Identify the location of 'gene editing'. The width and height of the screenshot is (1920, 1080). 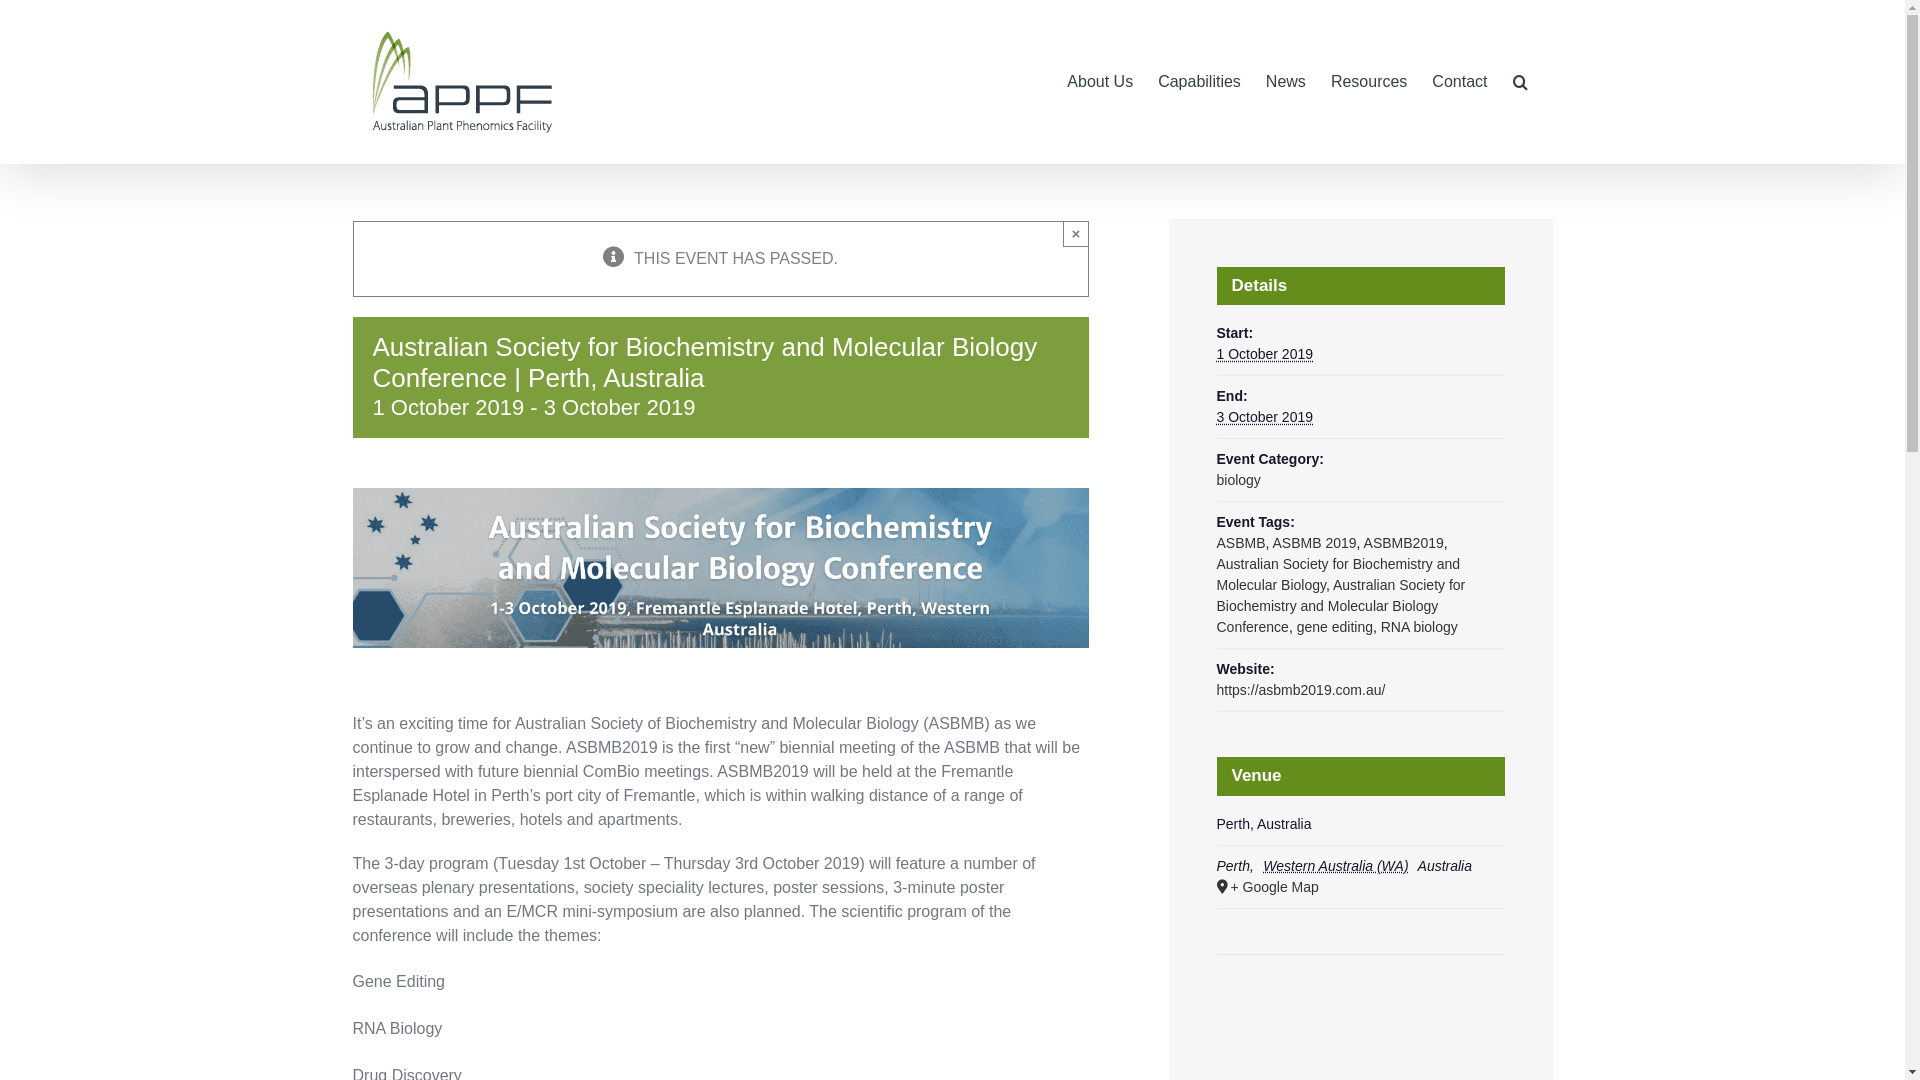
(1296, 626).